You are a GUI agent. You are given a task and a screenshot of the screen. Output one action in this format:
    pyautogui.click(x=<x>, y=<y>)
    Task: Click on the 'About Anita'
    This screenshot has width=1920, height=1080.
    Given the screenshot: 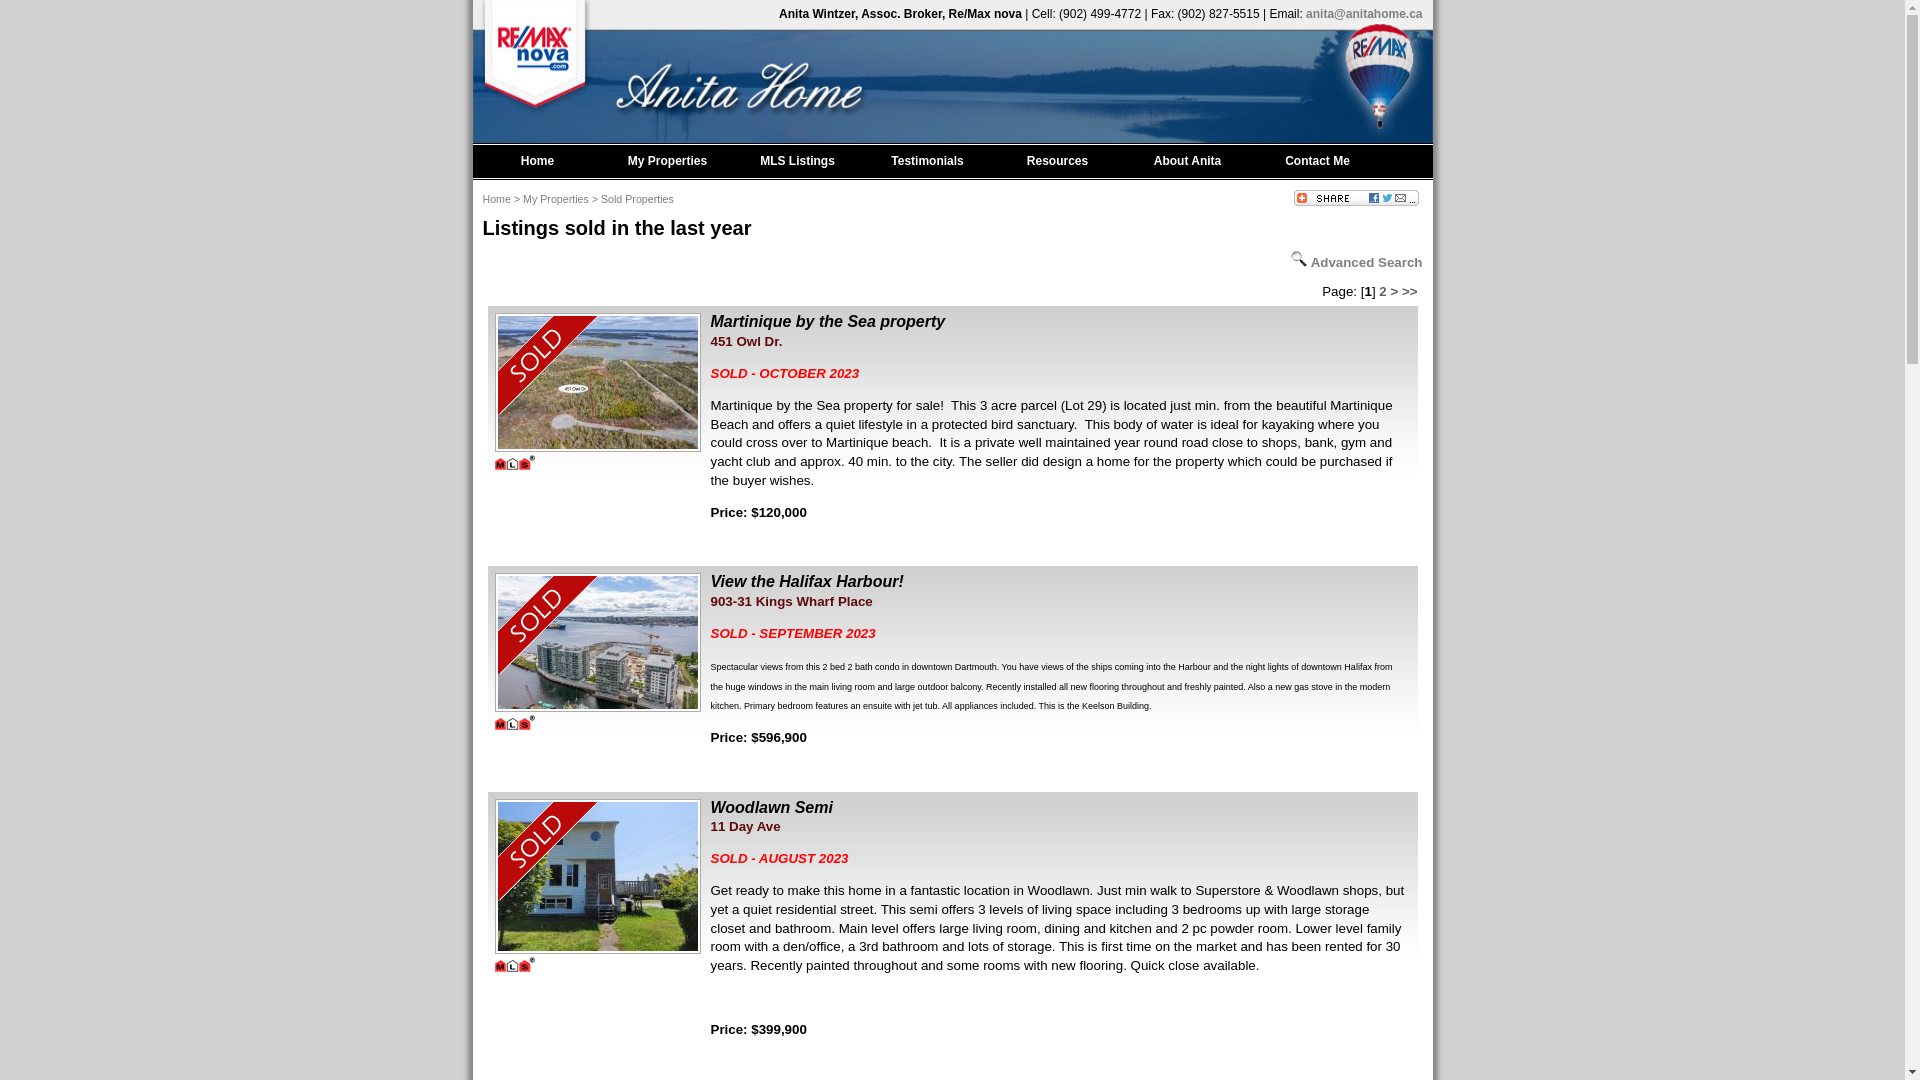 What is the action you would take?
    pyautogui.click(x=1186, y=160)
    